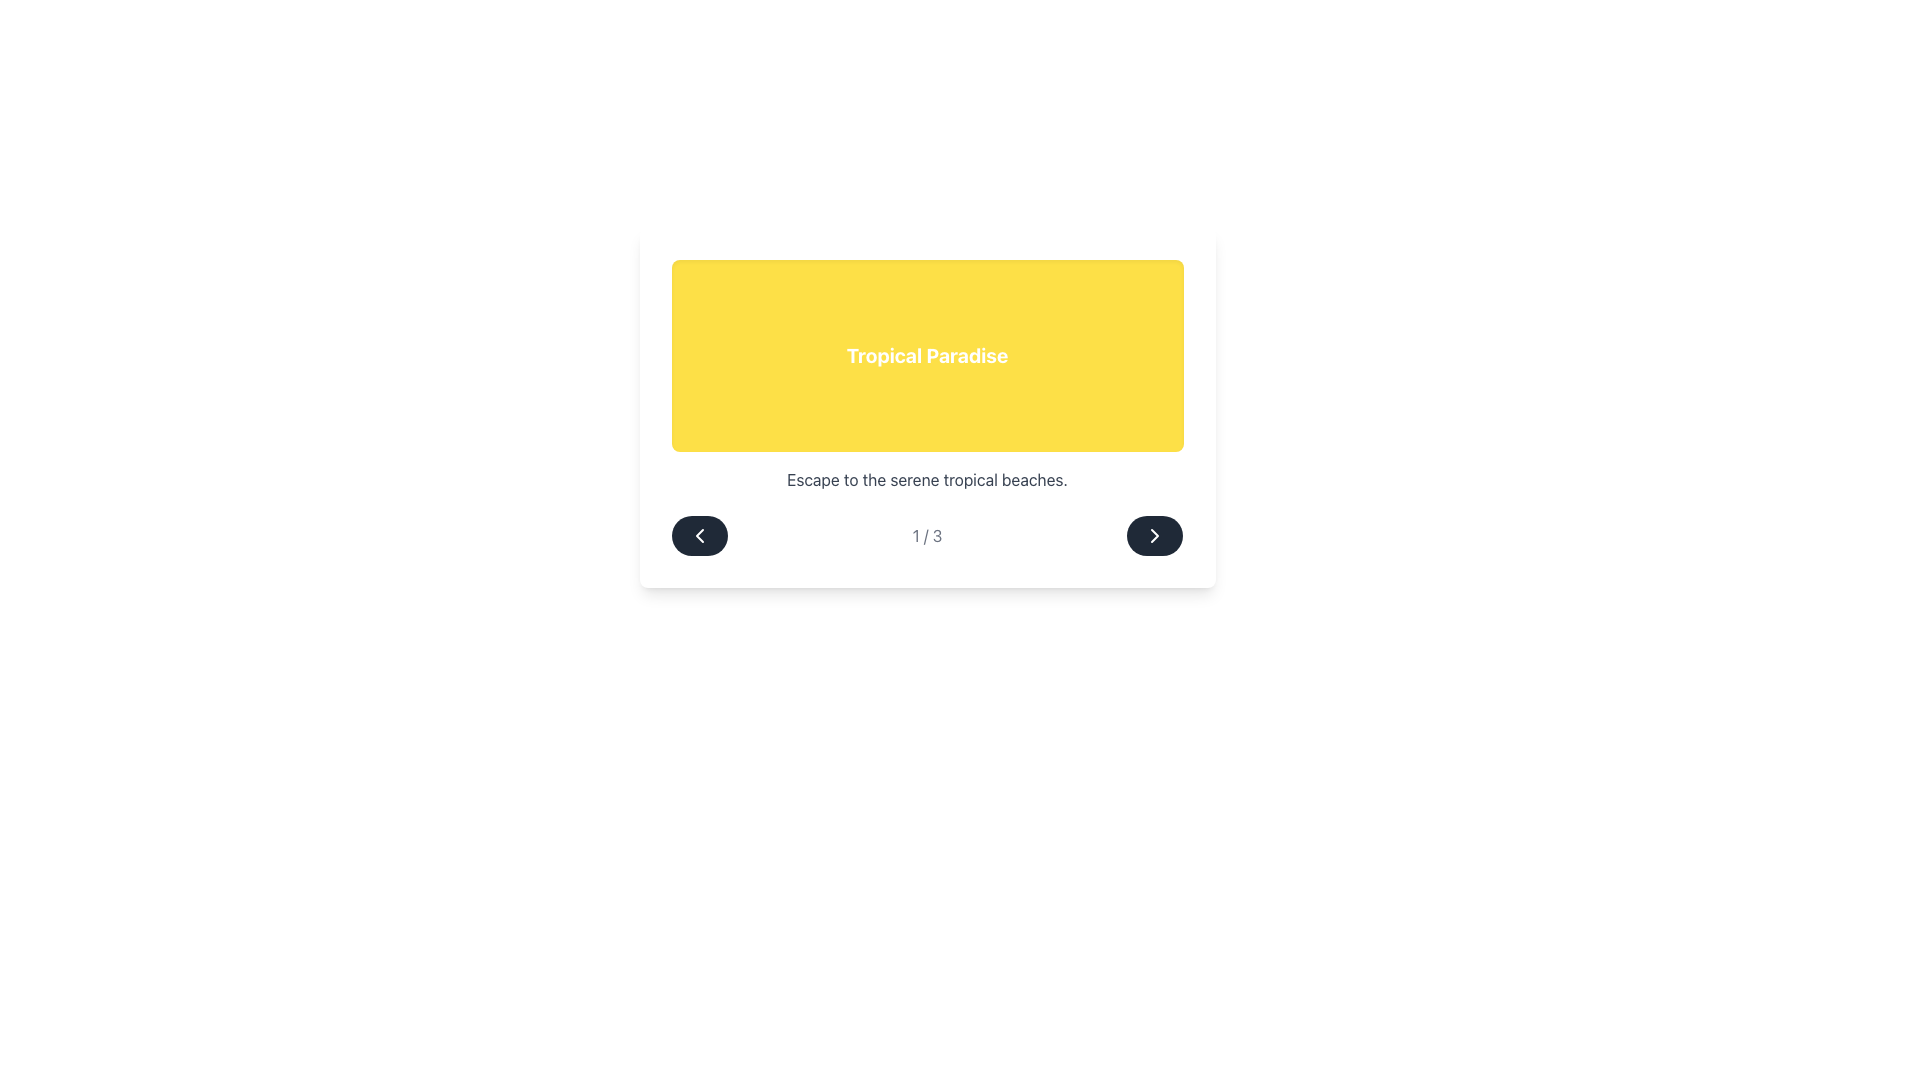  Describe the element at coordinates (1155, 535) in the screenshot. I see `the rightward chevron icon of the Navigation Control` at that location.